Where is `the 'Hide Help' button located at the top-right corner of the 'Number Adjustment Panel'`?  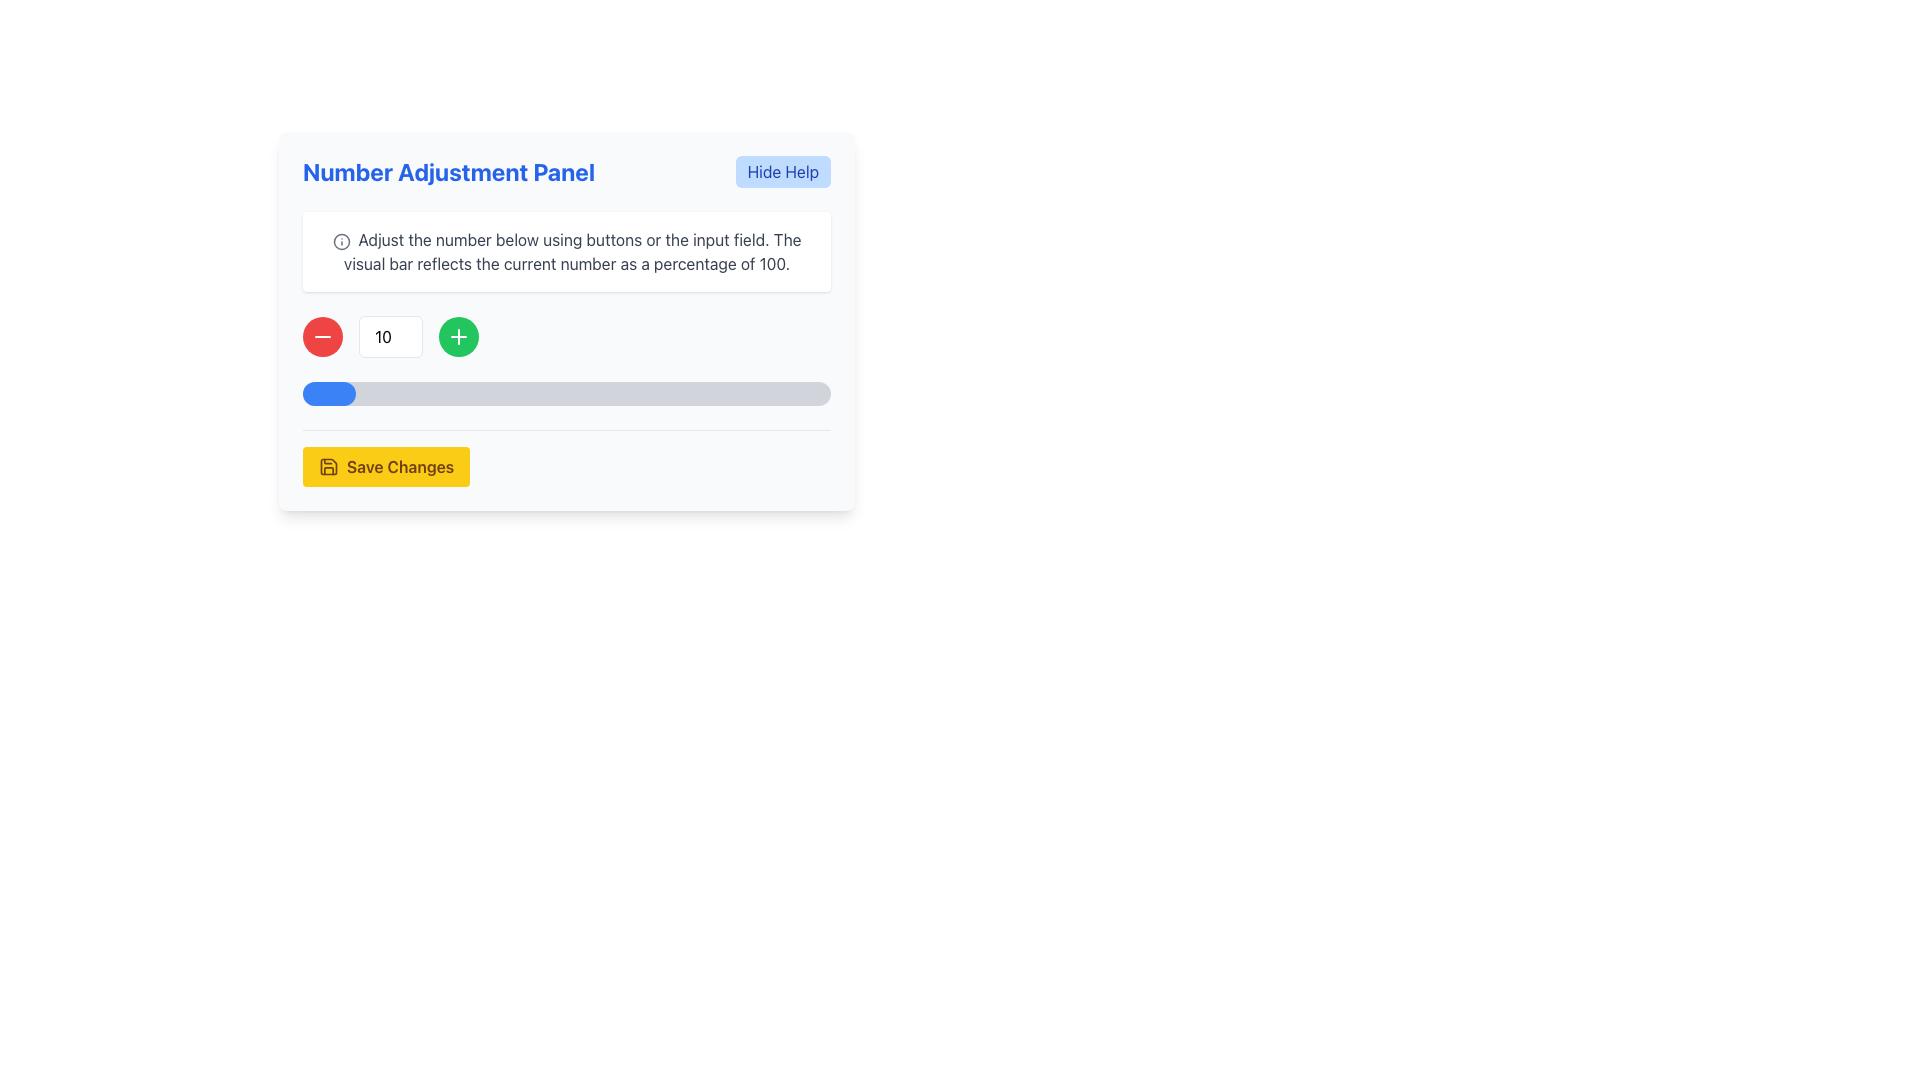
the 'Hide Help' button located at the top-right corner of the 'Number Adjustment Panel' is located at coordinates (782, 171).